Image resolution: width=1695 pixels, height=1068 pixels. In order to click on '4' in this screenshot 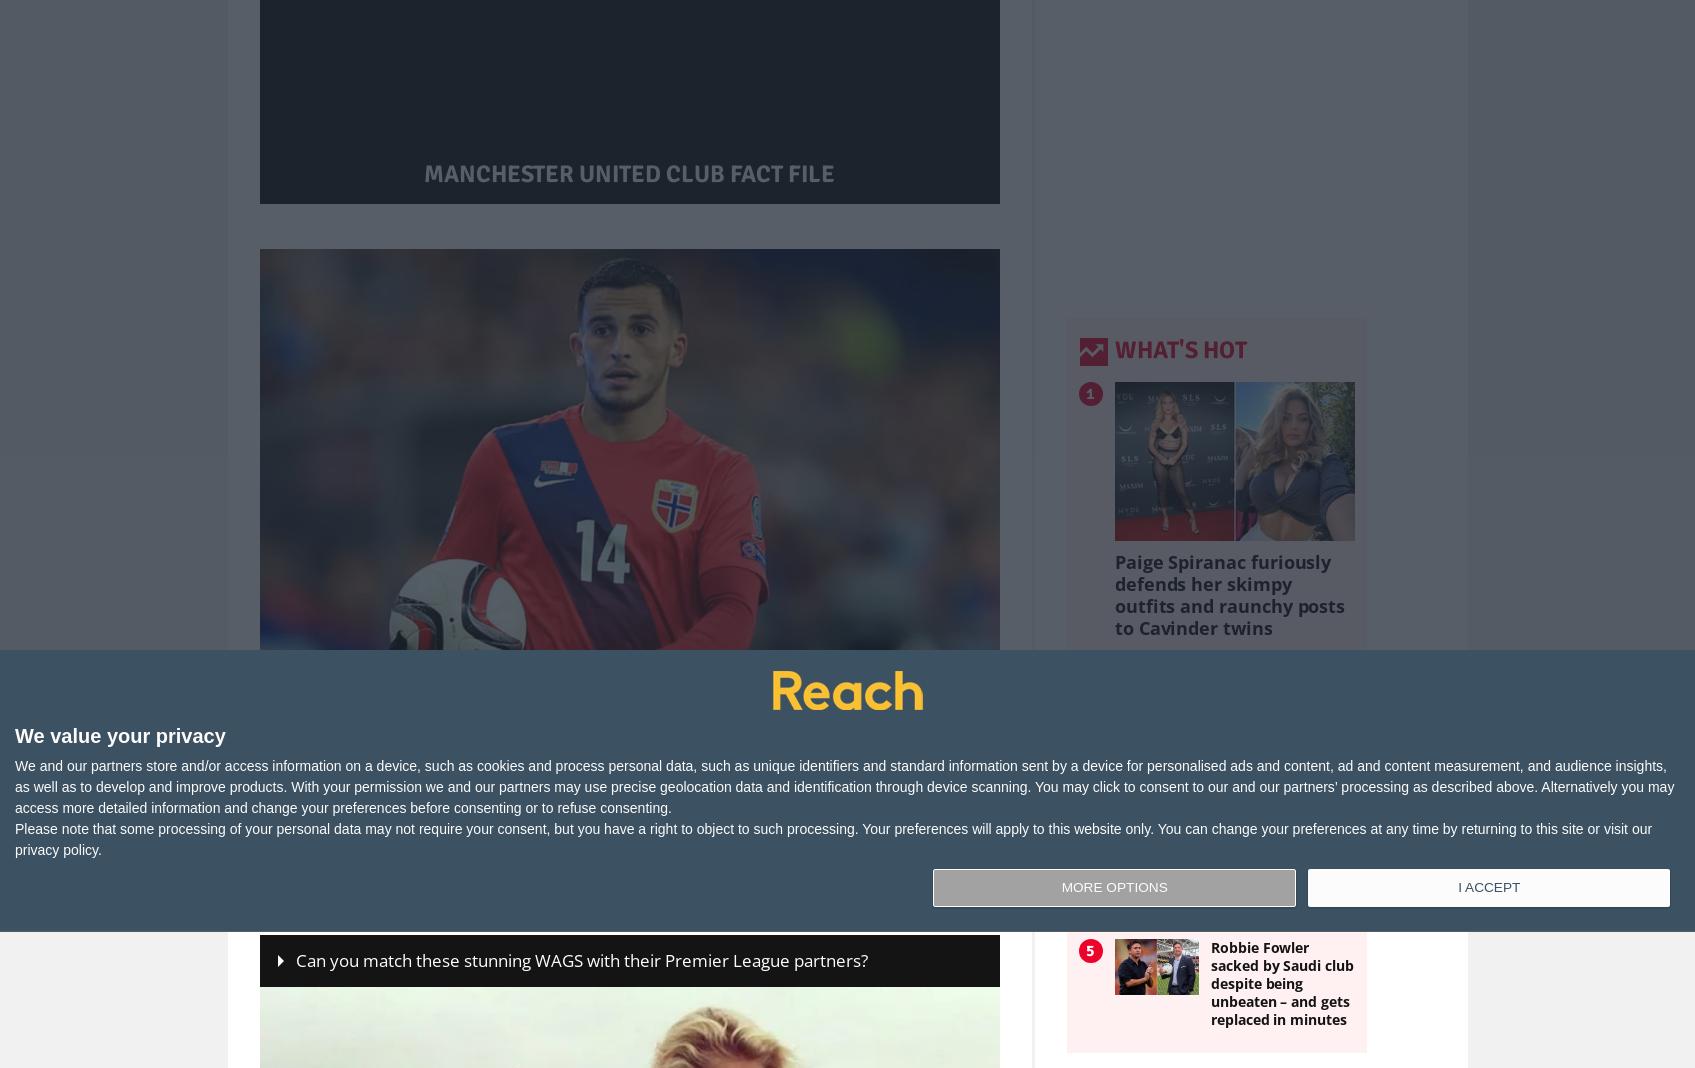, I will do `click(1090, 866)`.